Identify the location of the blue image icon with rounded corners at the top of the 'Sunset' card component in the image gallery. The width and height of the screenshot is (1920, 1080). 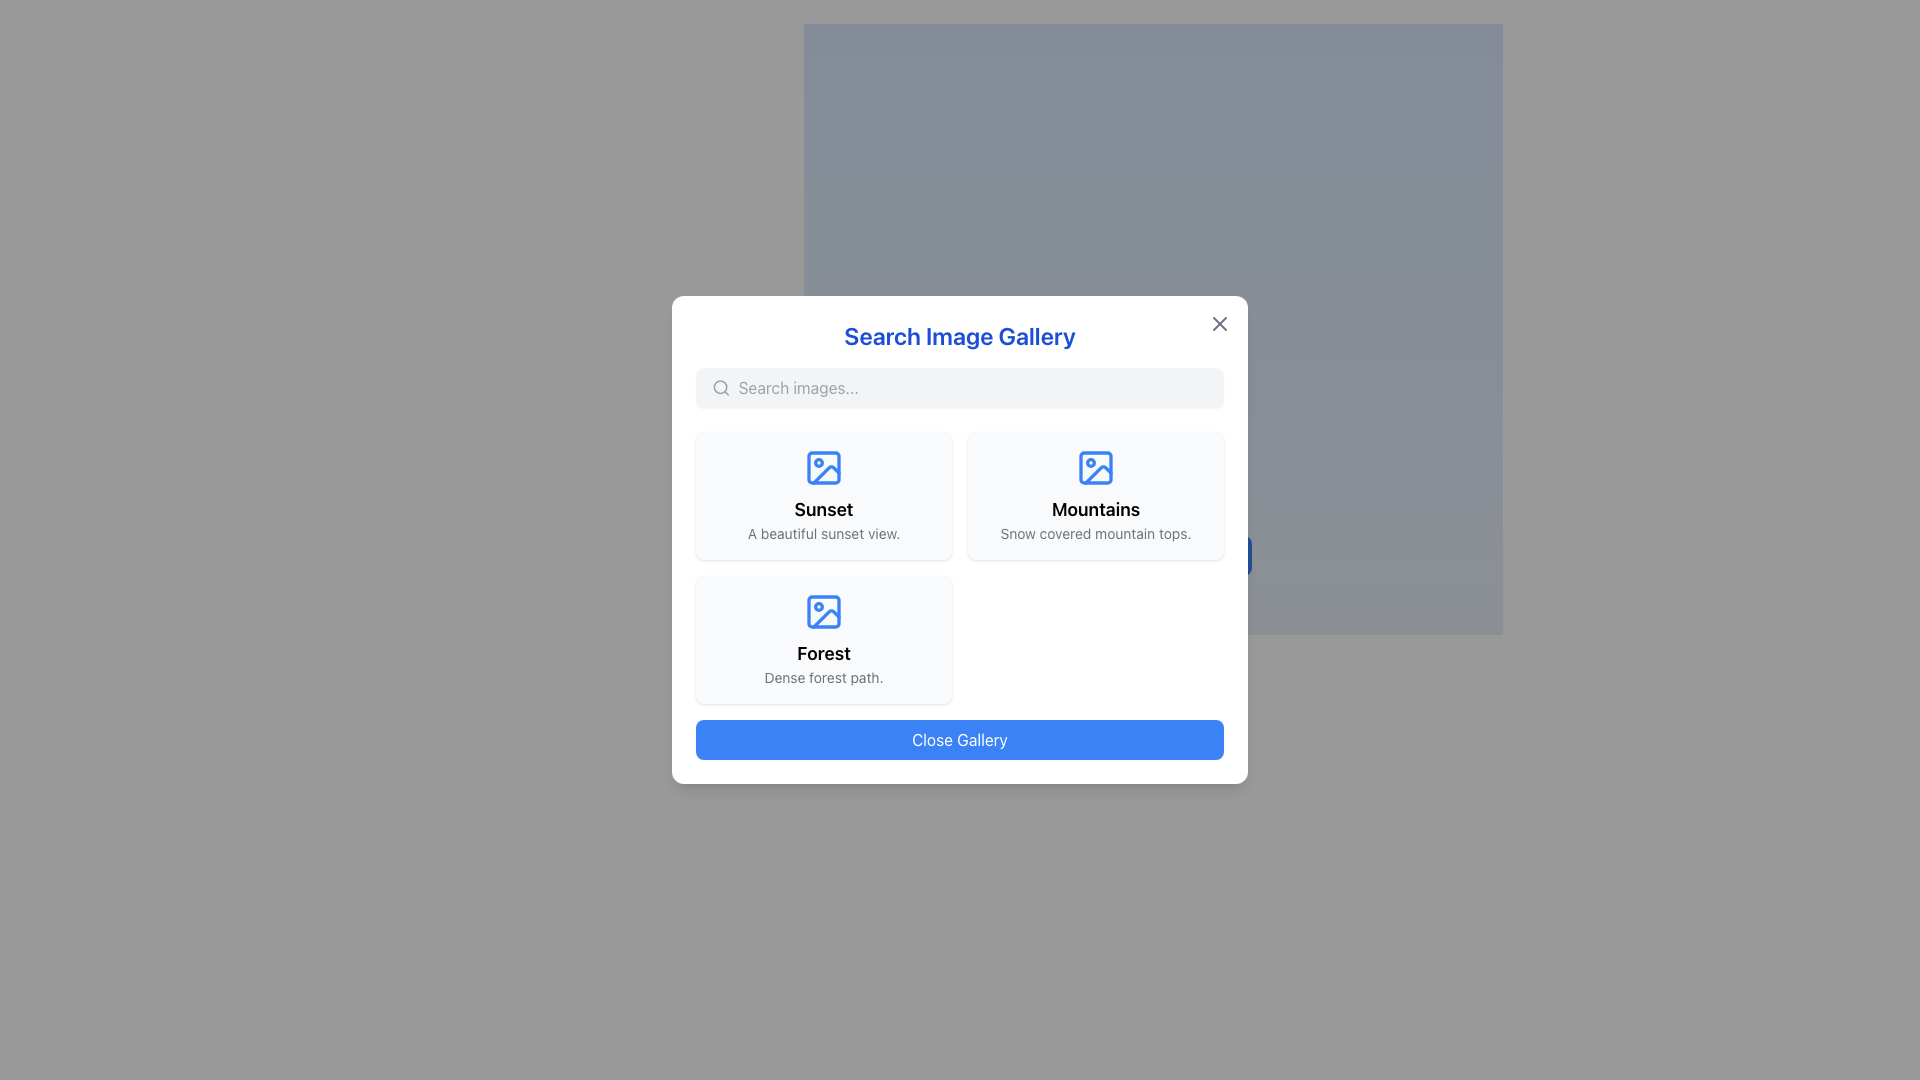
(824, 467).